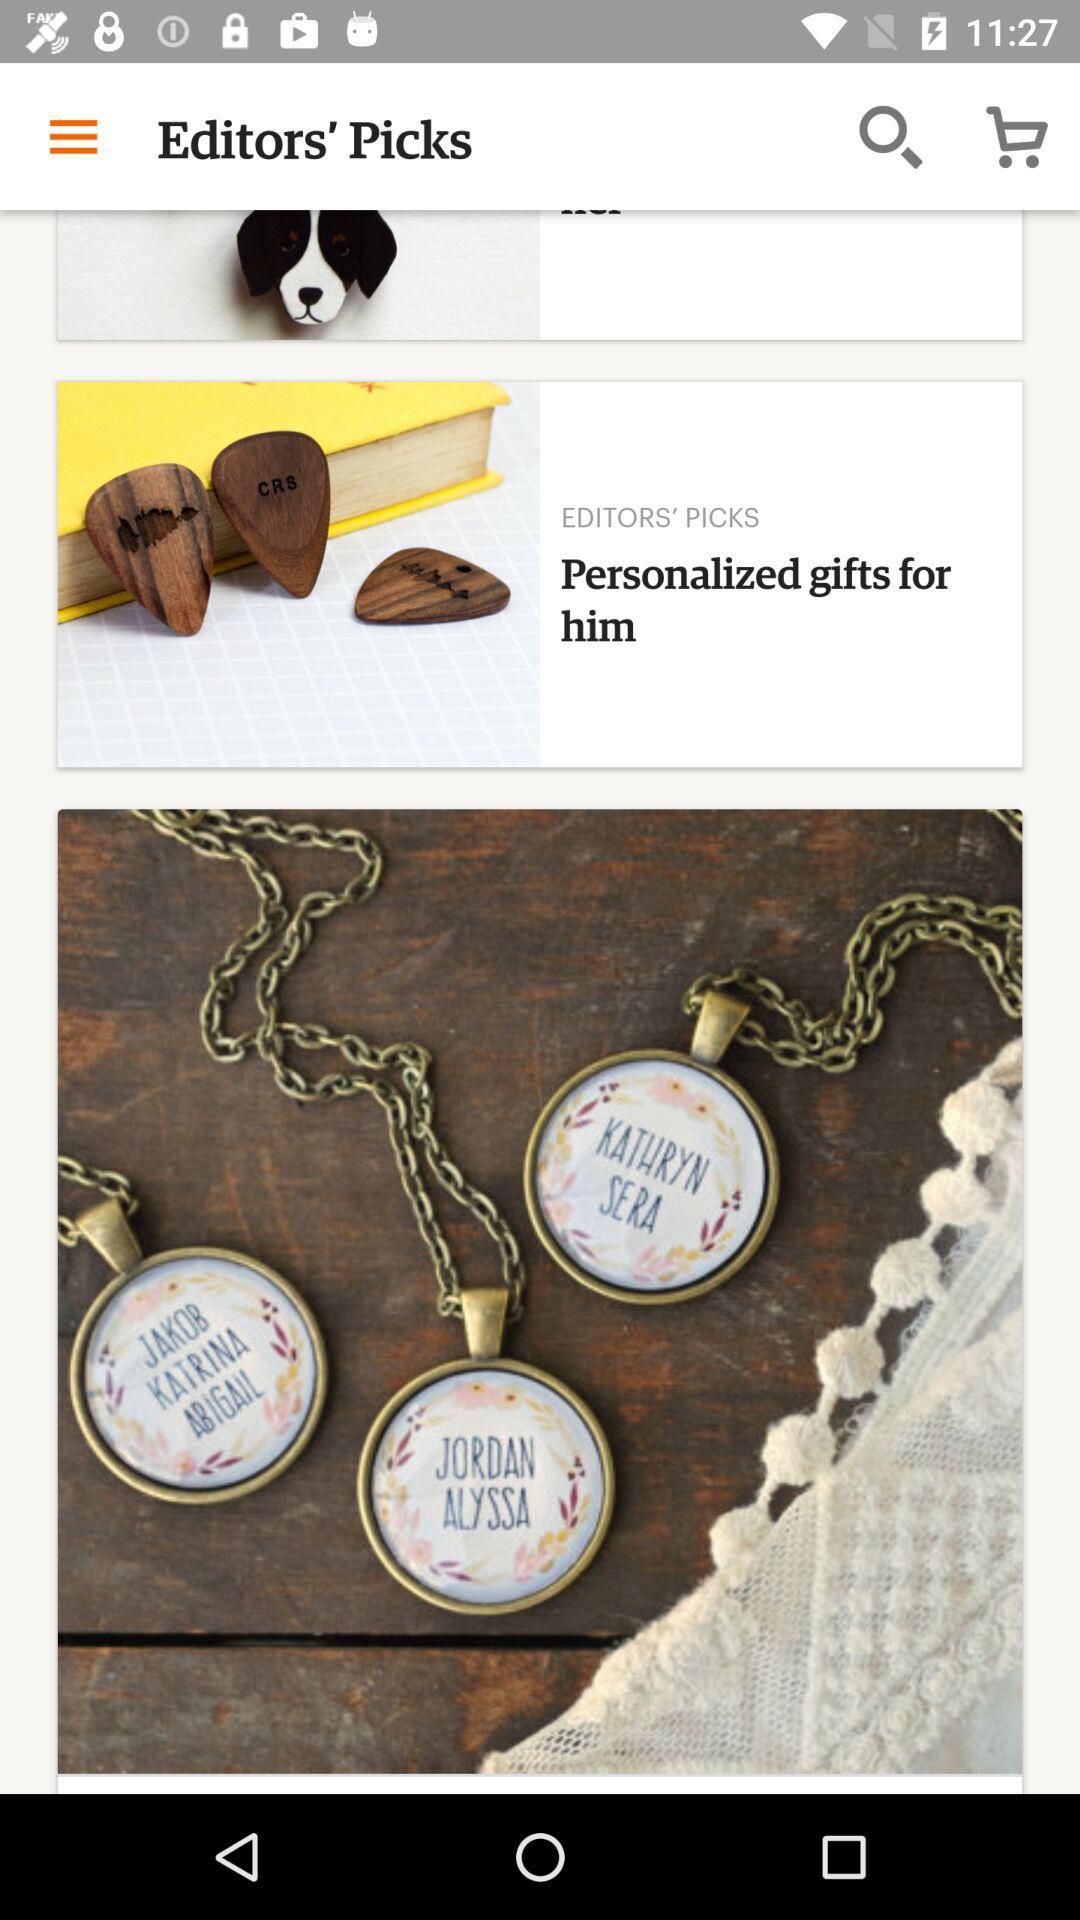  What do you see at coordinates (540, 1301) in the screenshot?
I see `the last image` at bounding box center [540, 1301].